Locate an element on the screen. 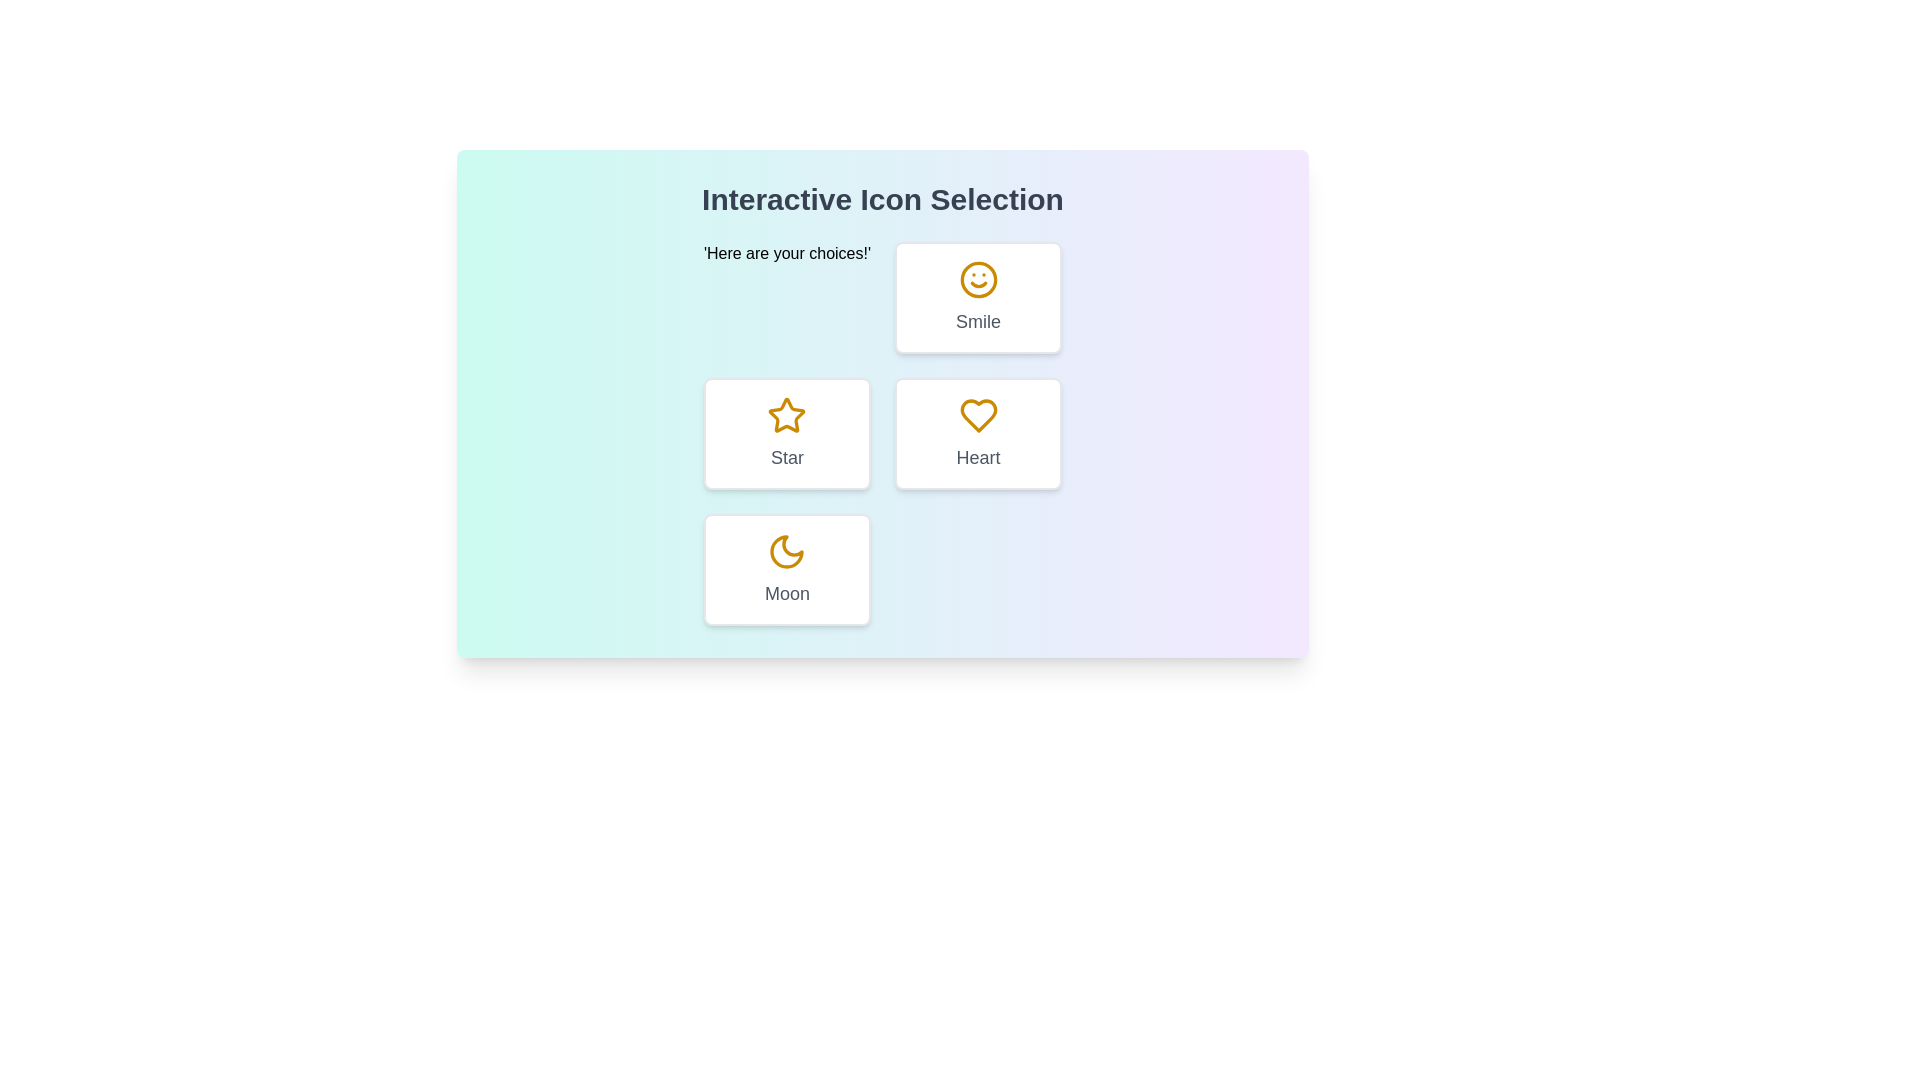 The height and width of the screenshot is (1080, 1920). the Text label that describes the smiling face icon in the upper section of the grid layout, which is the first item in the series is located at coordinates (978, 320).